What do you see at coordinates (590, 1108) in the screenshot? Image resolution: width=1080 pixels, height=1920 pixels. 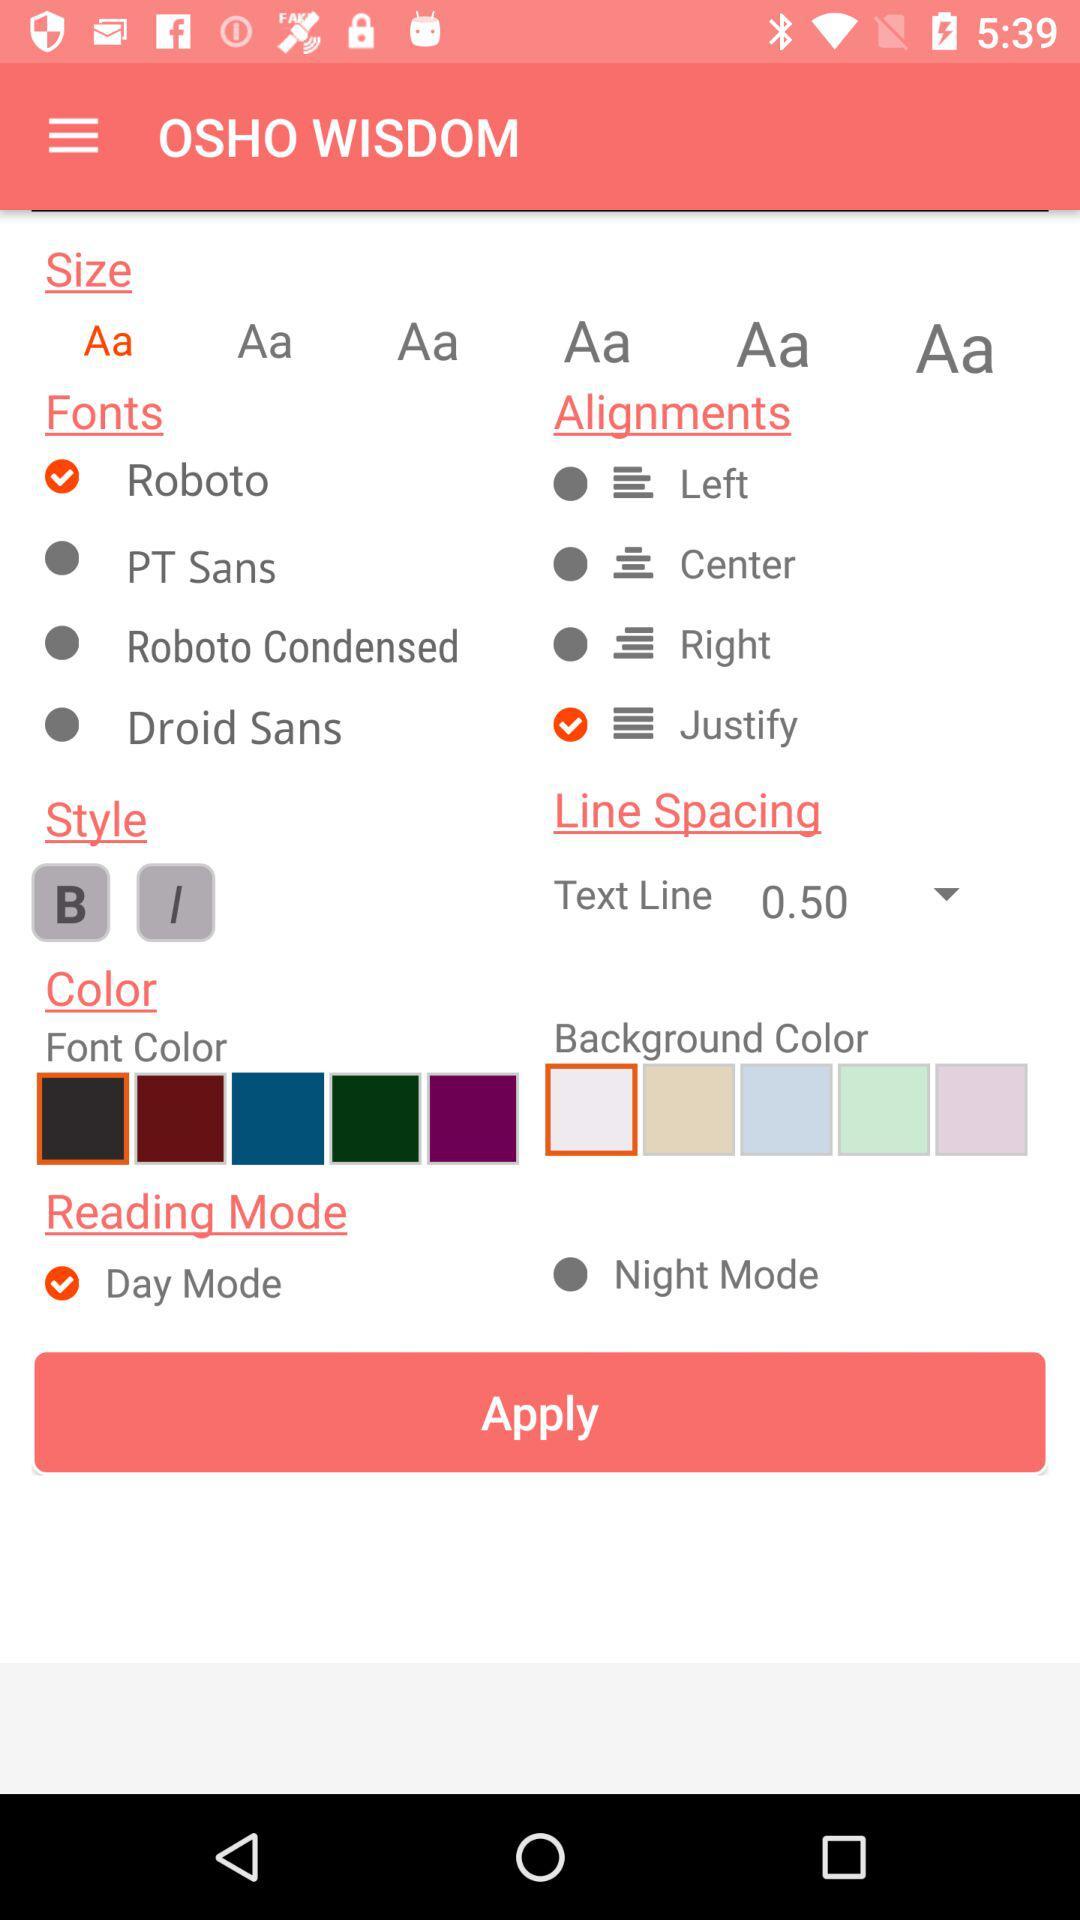 I see `selects background color` at bounding box center [590, 1108].